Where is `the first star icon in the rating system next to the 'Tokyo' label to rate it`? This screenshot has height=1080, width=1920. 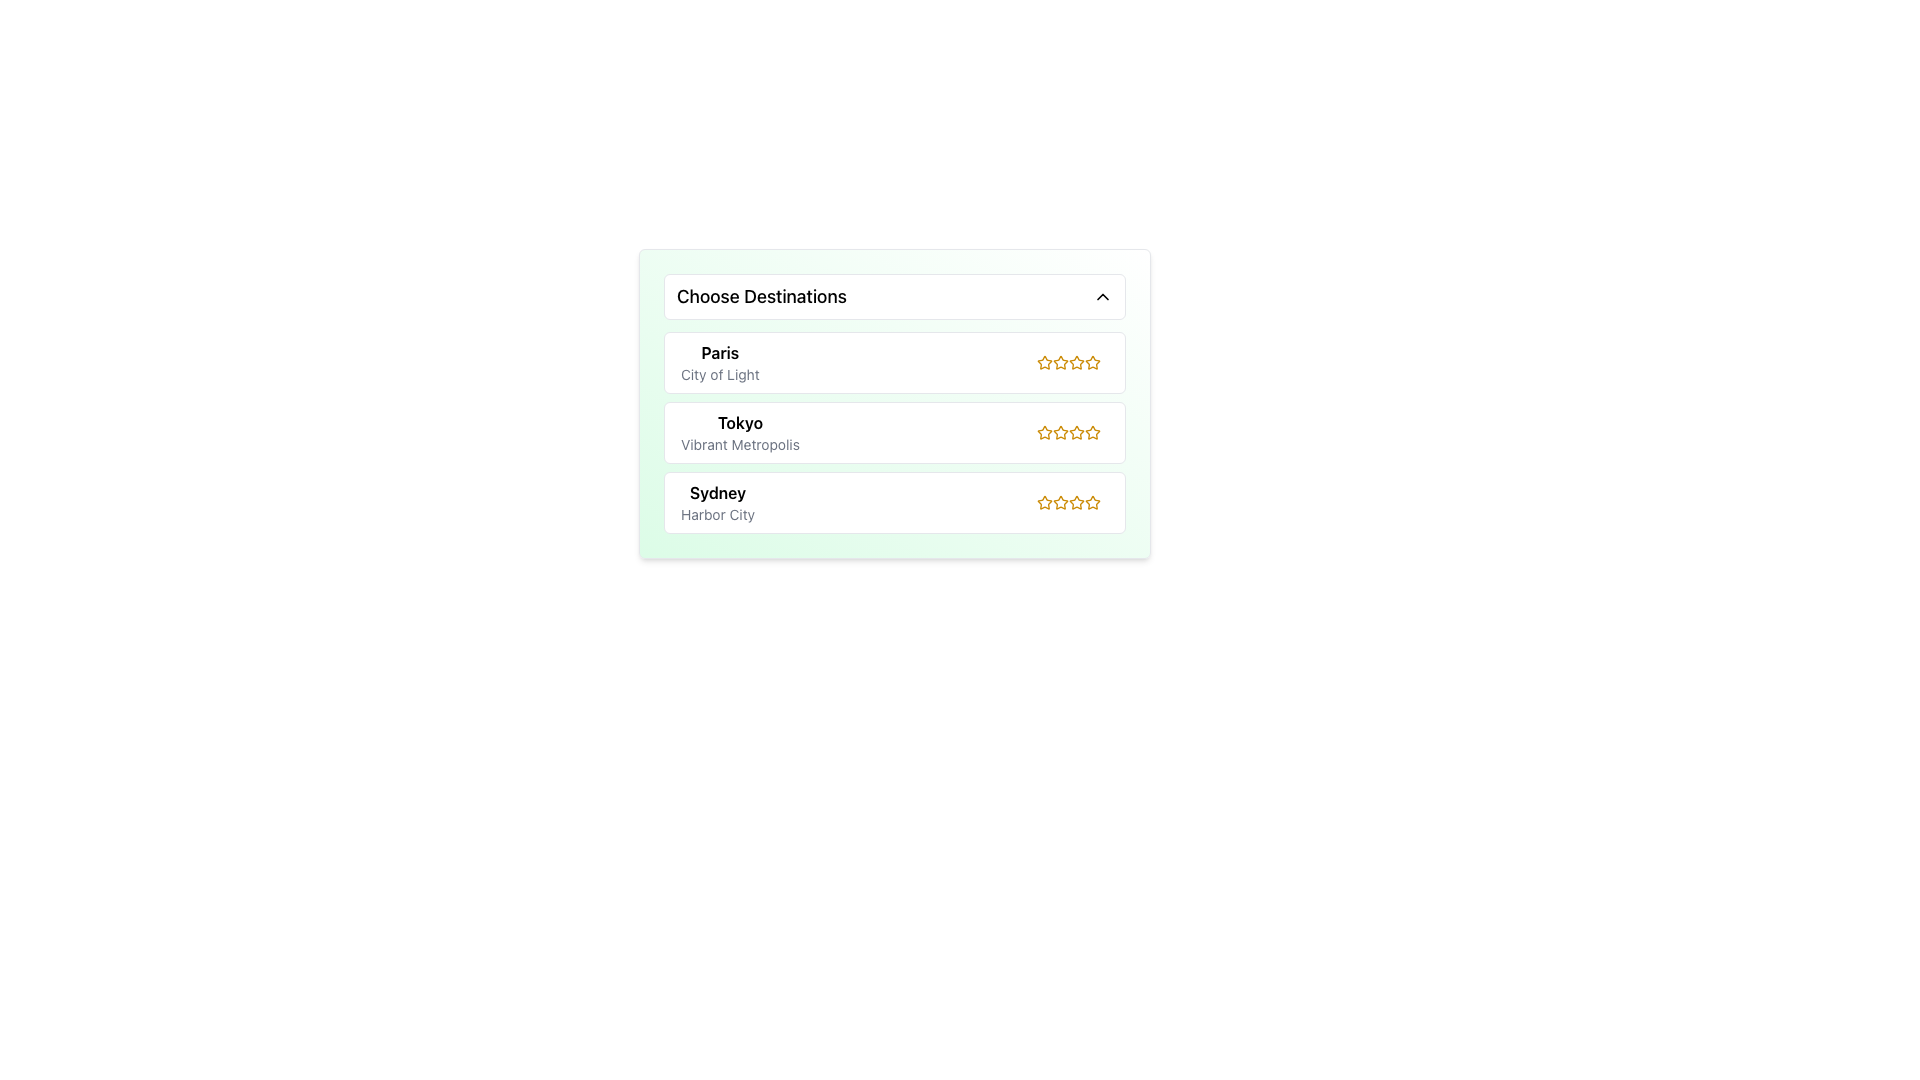
the first star icon in the rating system next to the 'Tokyo' label to rate it is located at coordinates (1044, 431).